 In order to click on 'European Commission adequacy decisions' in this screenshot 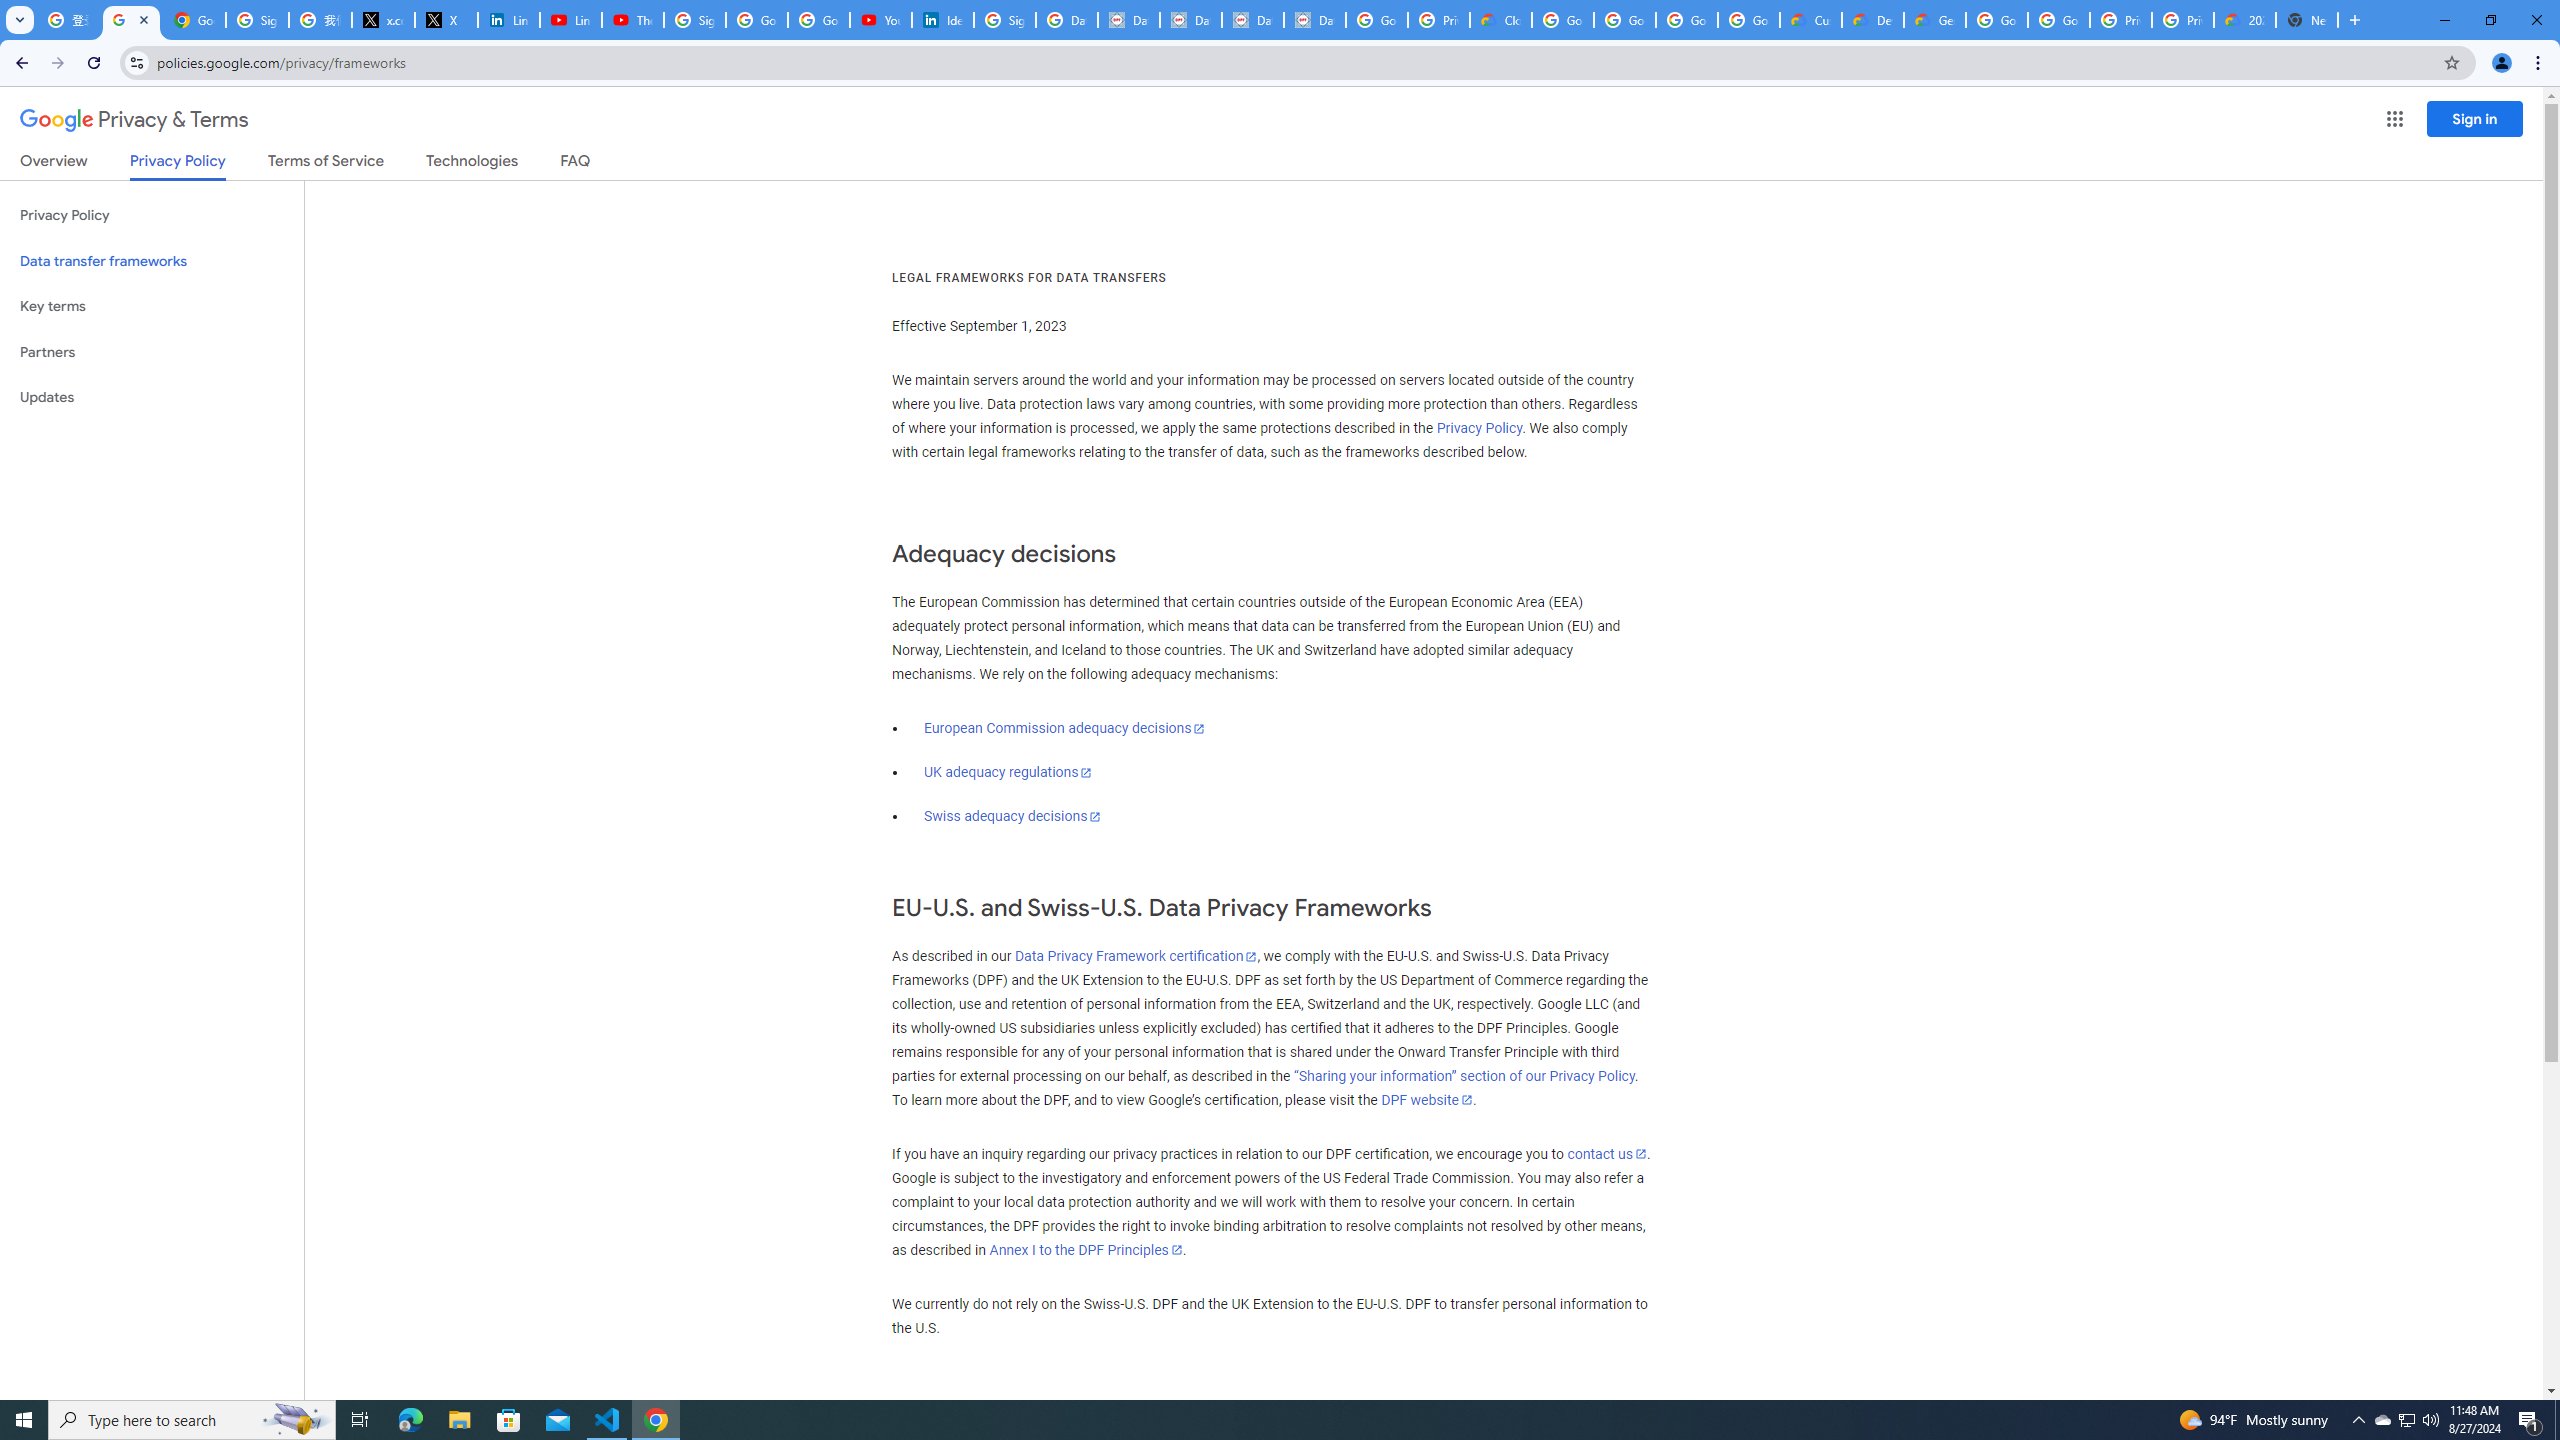, I will do `click(1063, 727)`.